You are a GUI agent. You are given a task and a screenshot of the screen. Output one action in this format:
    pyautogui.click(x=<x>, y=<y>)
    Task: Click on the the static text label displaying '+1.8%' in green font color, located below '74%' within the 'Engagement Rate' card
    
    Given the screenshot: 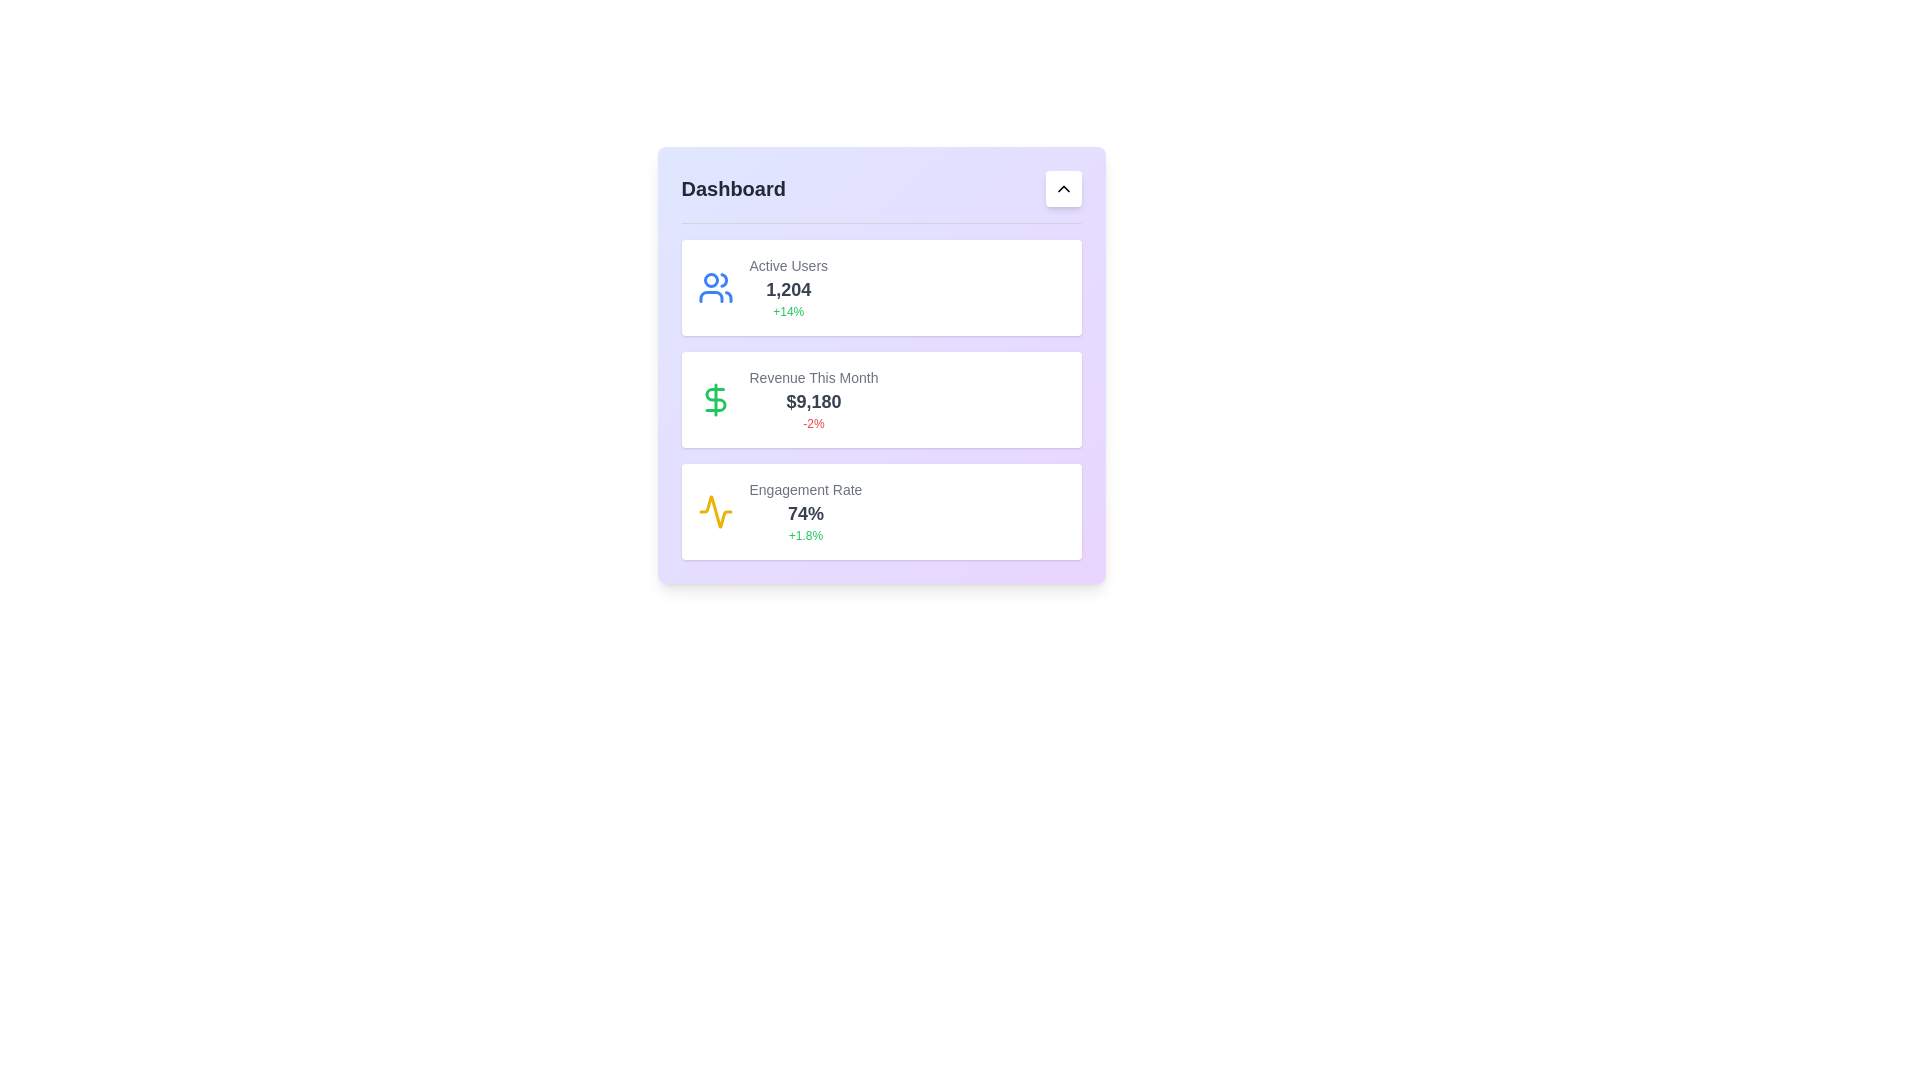 What is the action you would take?
    pyautogui.click(x=806, y=535)
    